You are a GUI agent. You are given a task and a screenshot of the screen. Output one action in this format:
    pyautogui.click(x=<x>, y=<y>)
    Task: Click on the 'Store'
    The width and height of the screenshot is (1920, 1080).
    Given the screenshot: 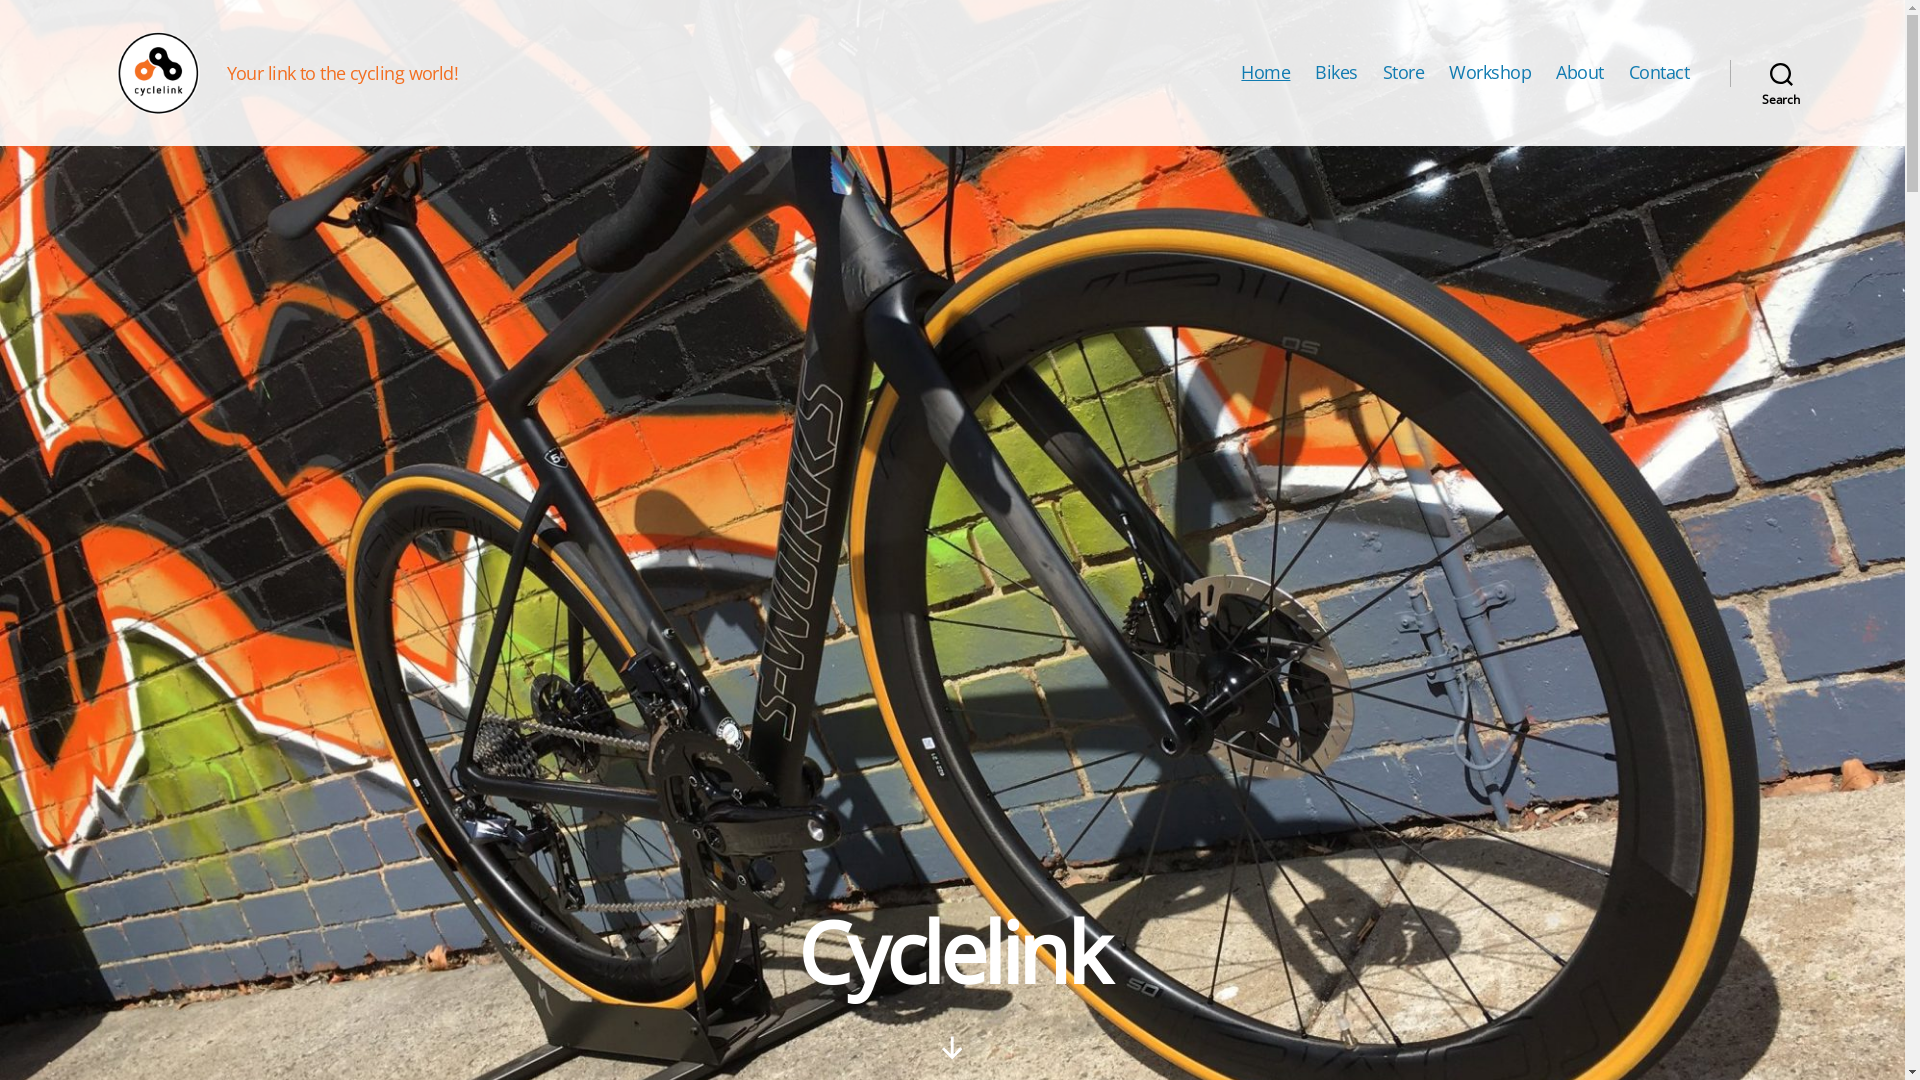 What is the action you would take?
    pyautogui.click(x=1381, y=72)
    